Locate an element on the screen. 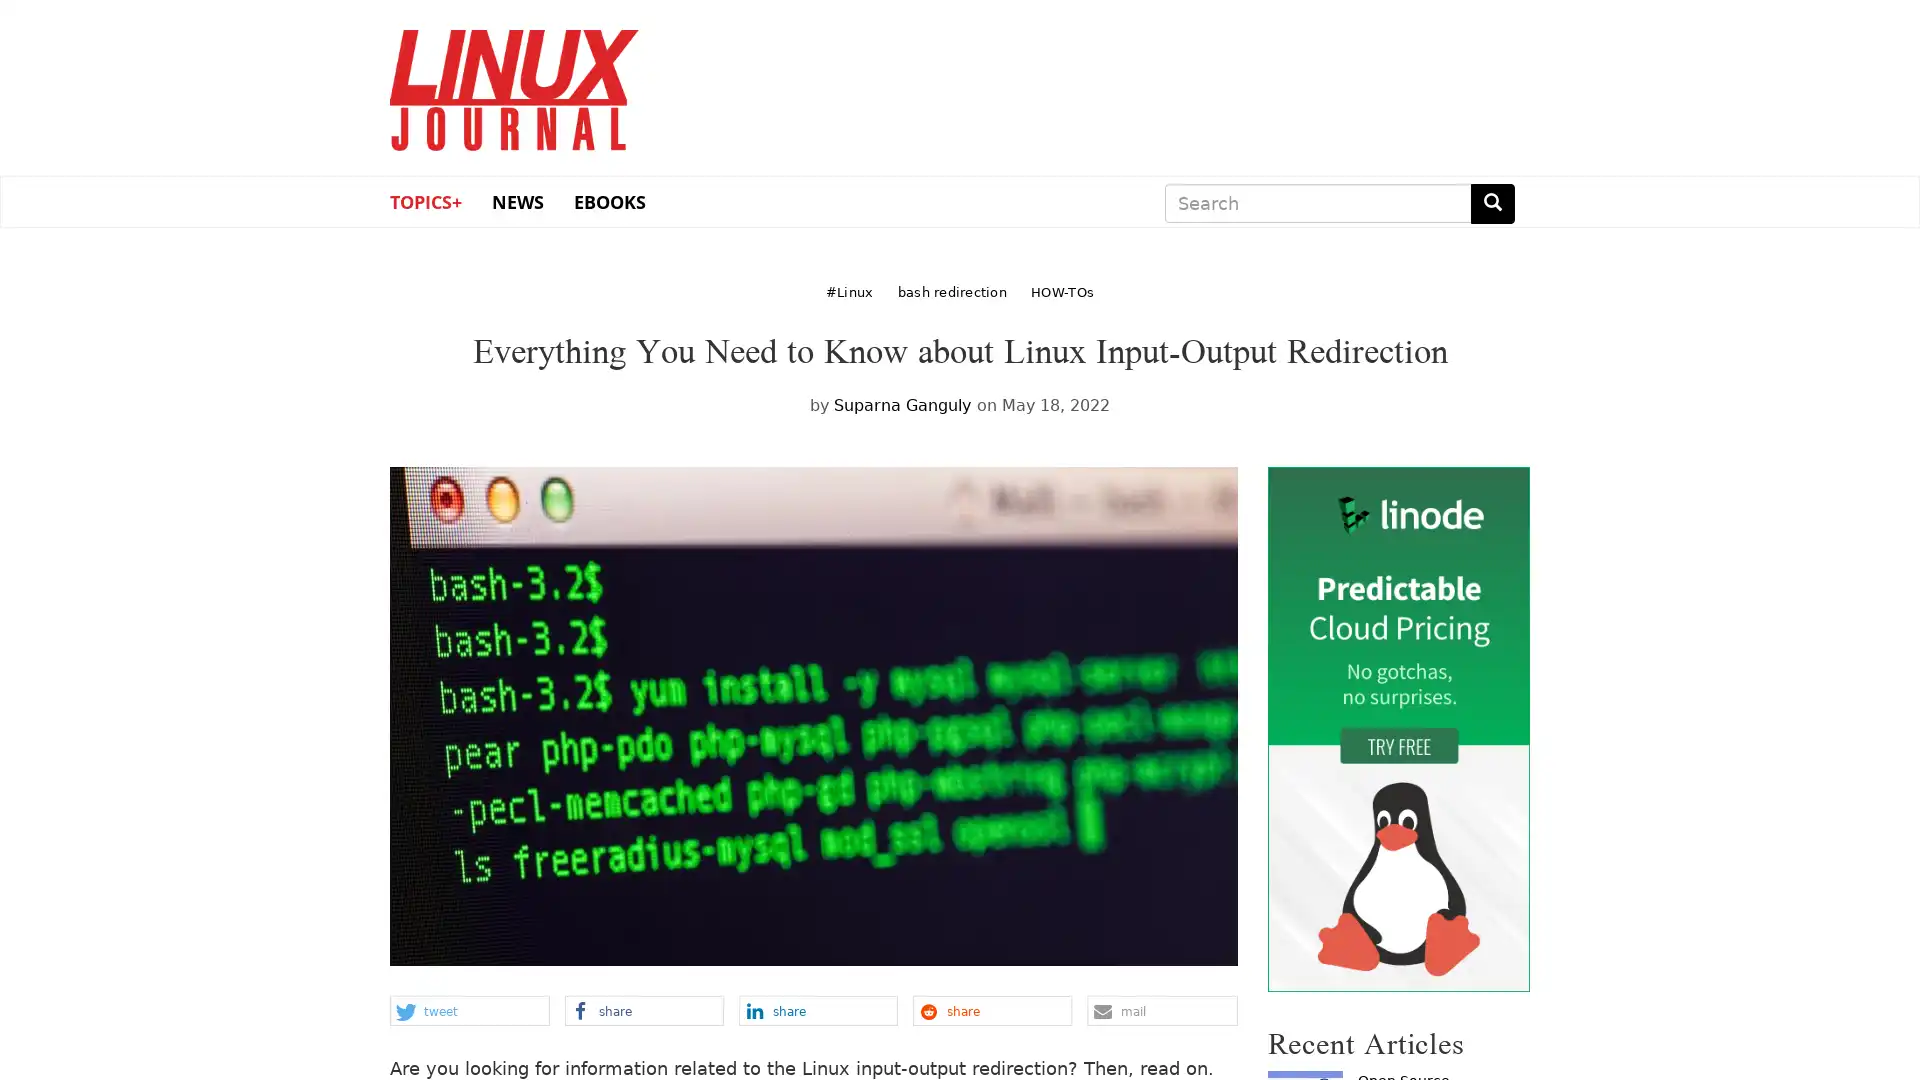 Image resolution: width=1920 pixels, height=1080 pixels. Share on Facebook is located at coordinates (643, 1010).